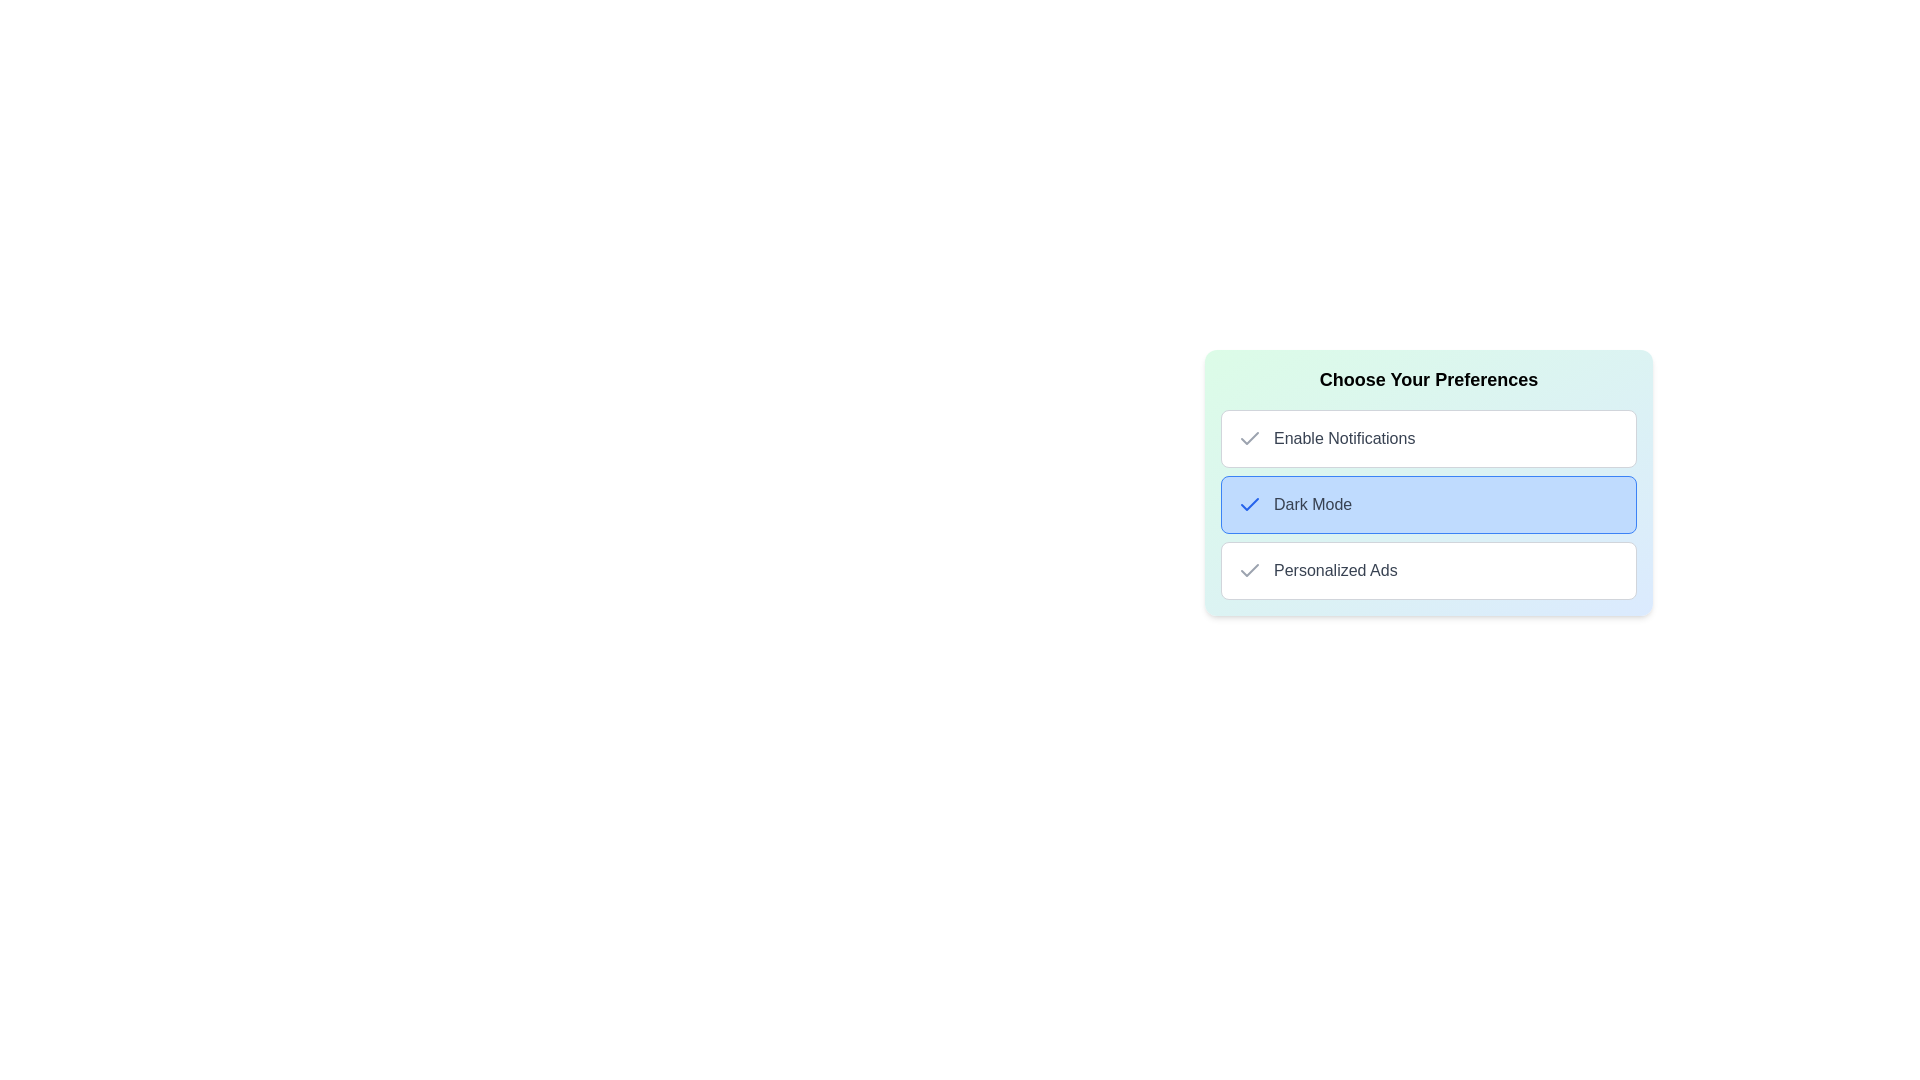 The image size is (1920, 1080). I want to click on the section title text that introduces user preferences, located at the center-right of the interface, so click(1428, 380).